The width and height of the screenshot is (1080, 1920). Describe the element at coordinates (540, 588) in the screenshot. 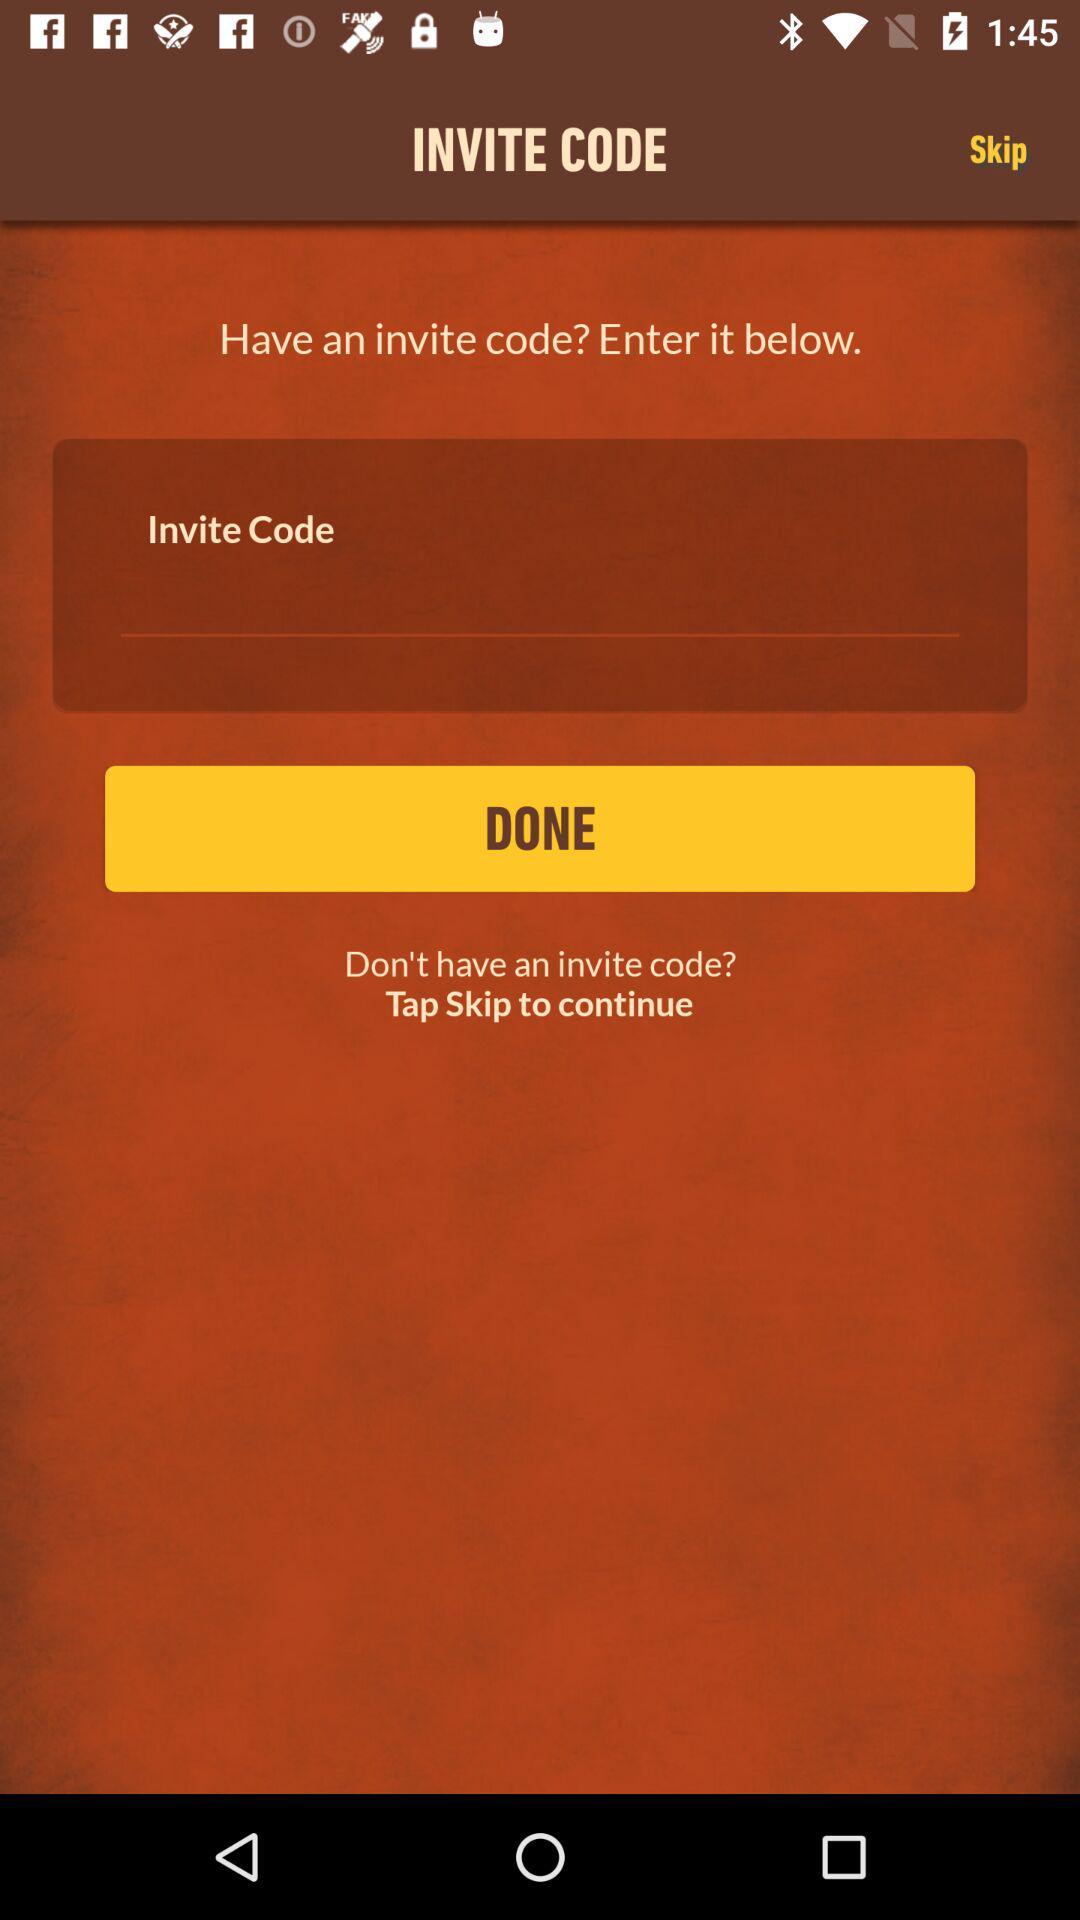

I see `the icon below the have an invite` at that location.